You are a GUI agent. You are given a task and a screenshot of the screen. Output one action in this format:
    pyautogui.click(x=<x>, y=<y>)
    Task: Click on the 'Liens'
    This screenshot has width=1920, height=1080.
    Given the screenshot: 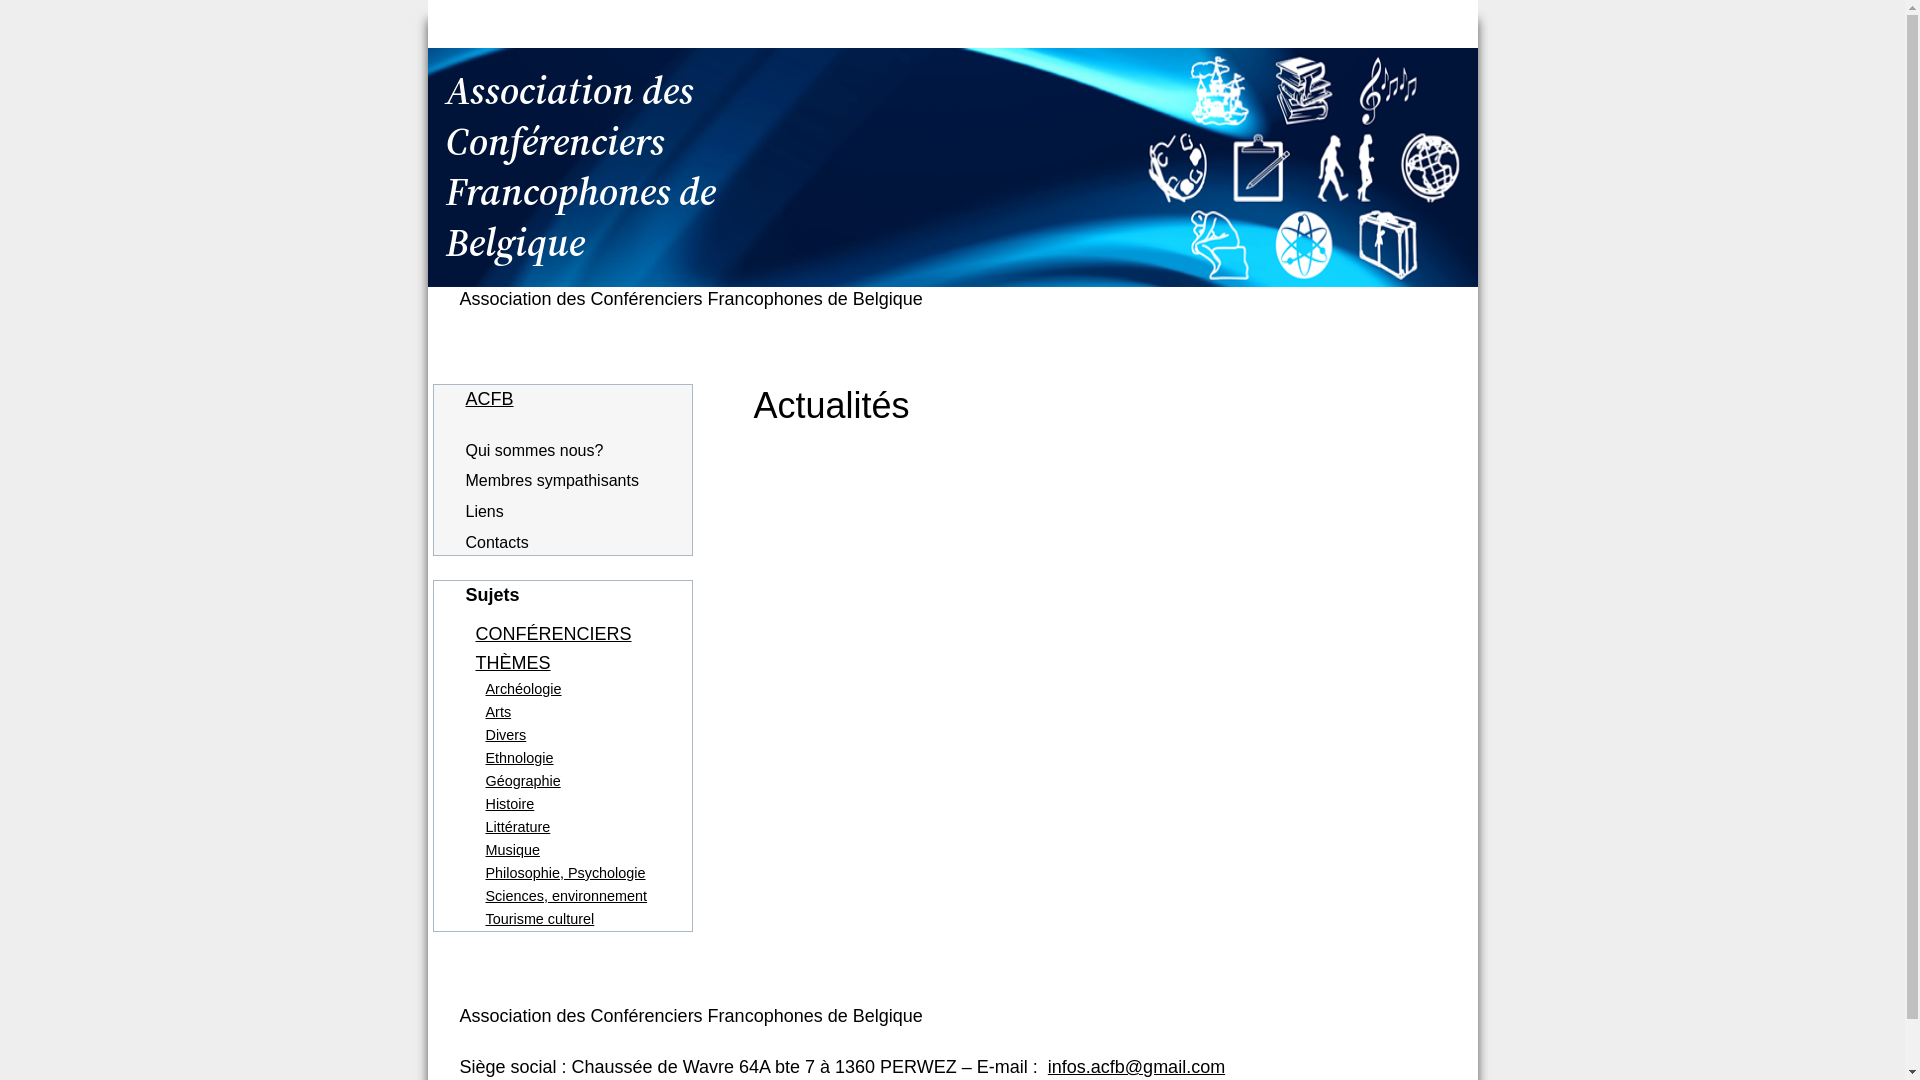 What is the action you would take?
    pyautogui.click(x=484, y=511)
    